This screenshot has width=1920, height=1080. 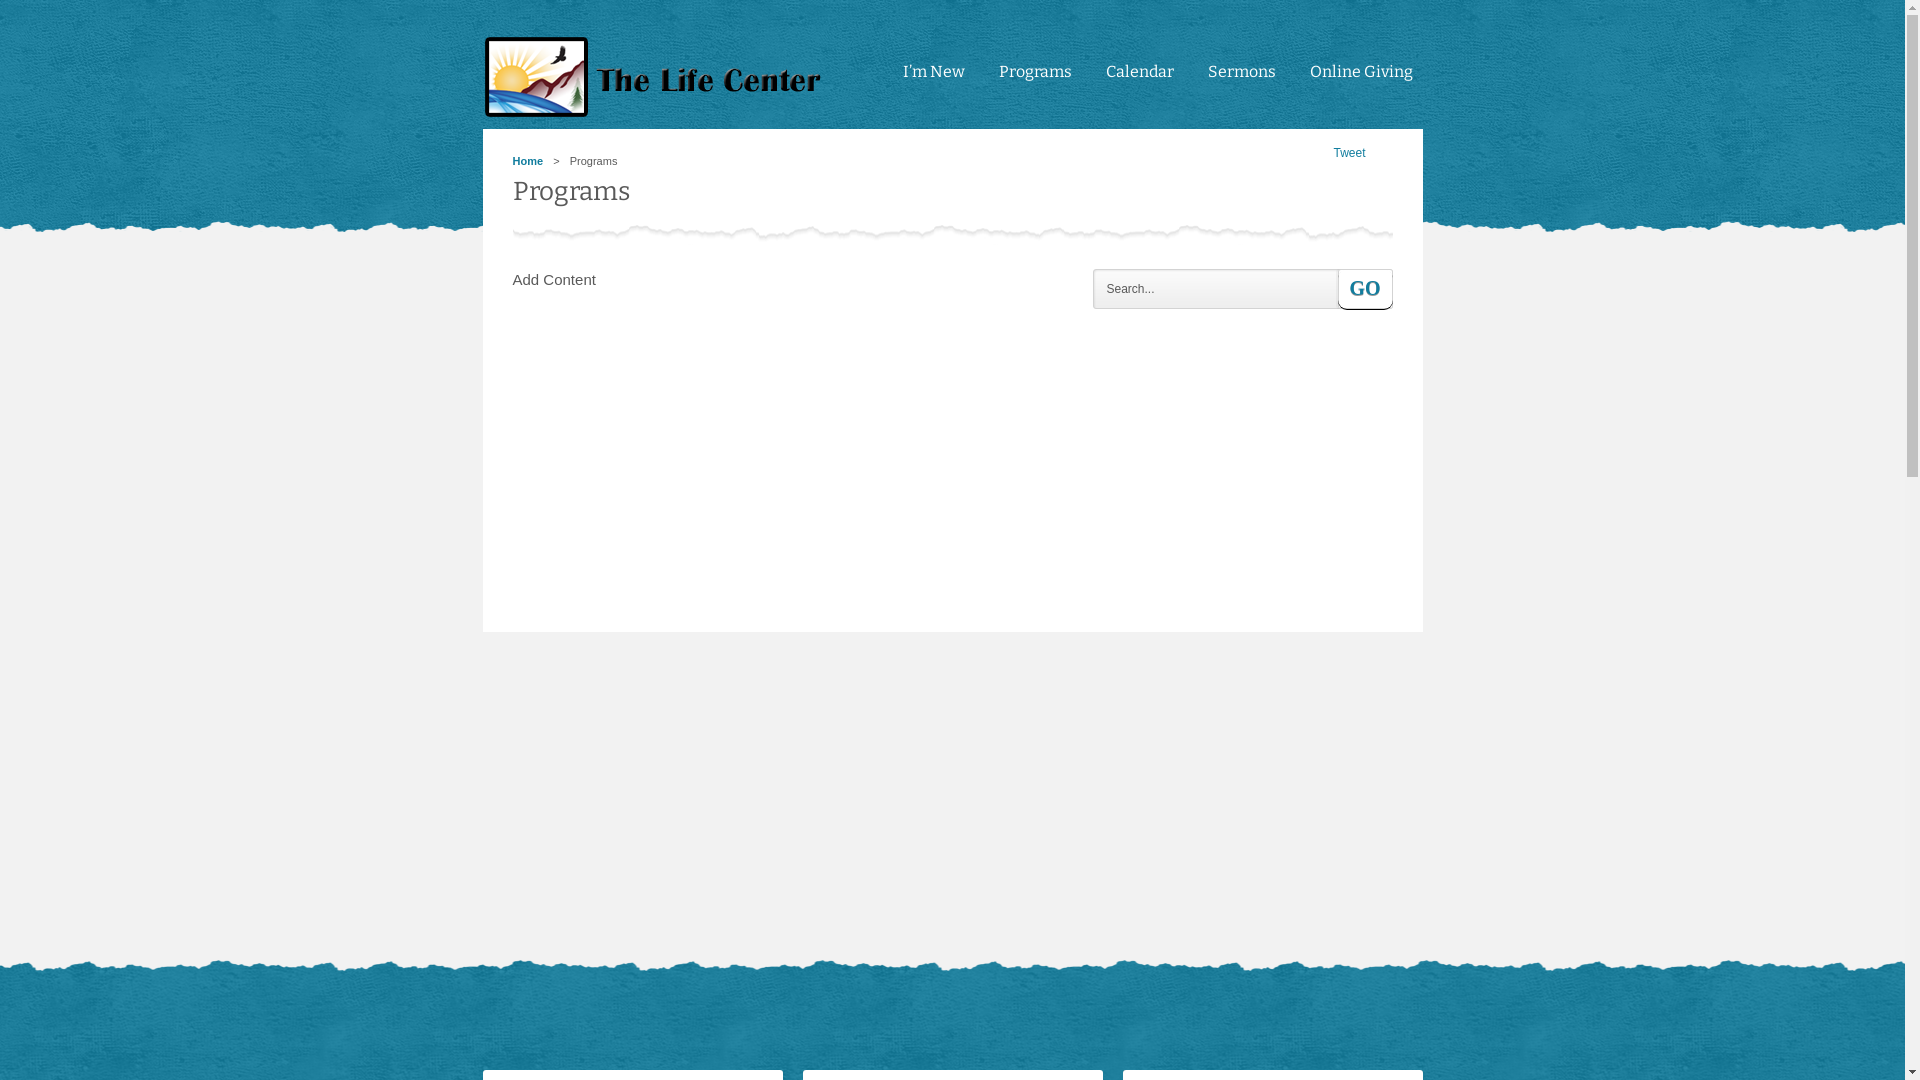 What do you see at coordinates (657, 76) in the screenshot?
I see `'tlc4me'` at bounding box center [657, 76].